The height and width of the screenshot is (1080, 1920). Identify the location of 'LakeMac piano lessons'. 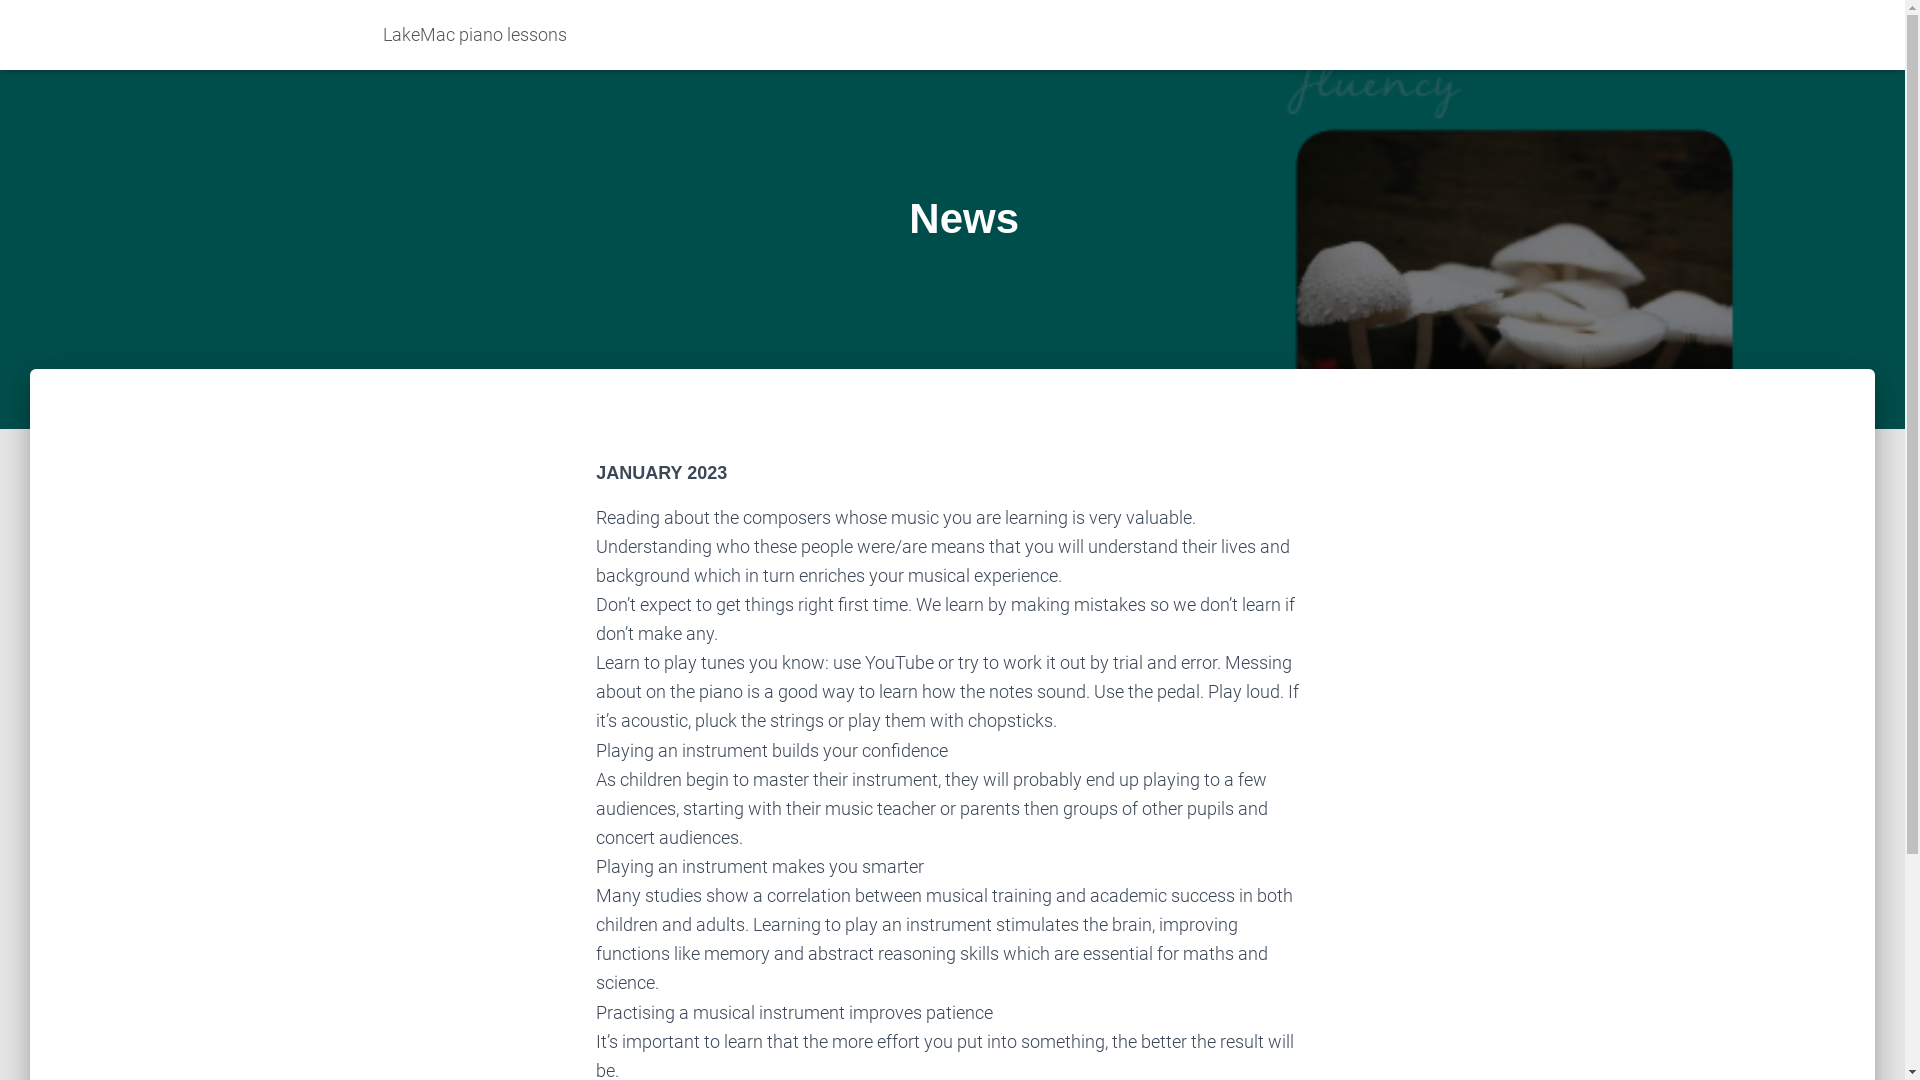
(368, 34).